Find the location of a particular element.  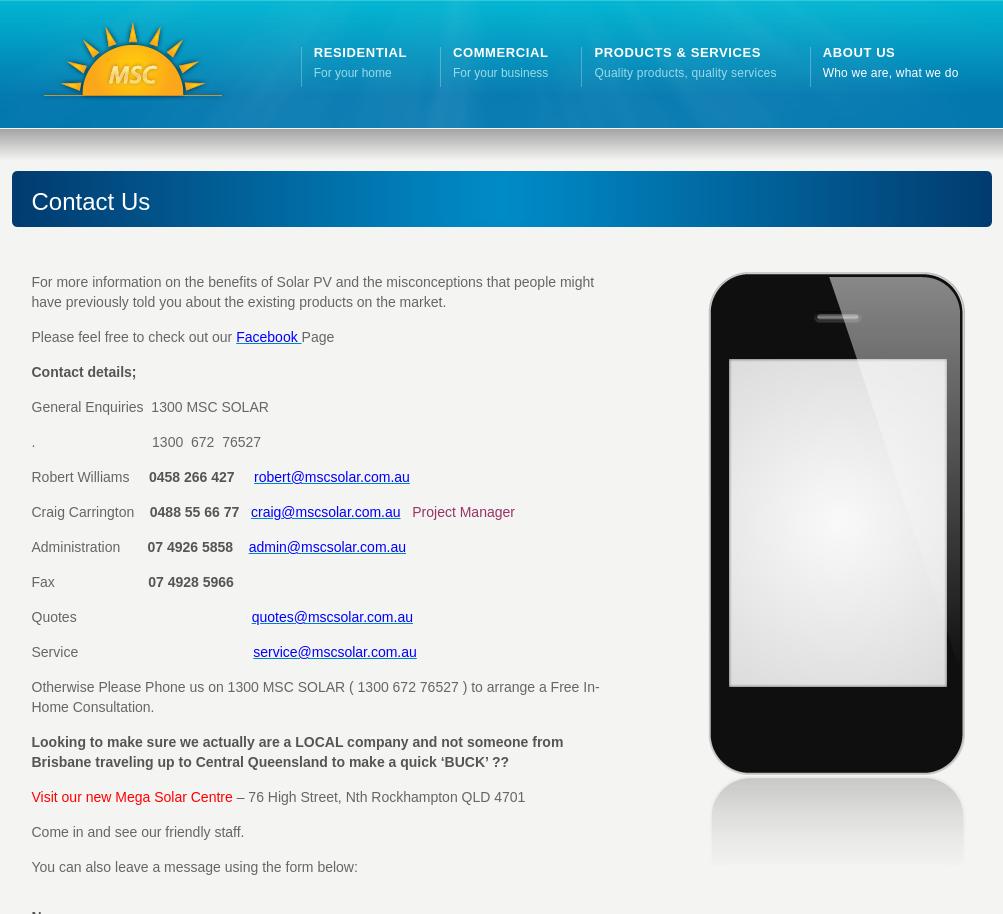

'Contact Us' is located at coordinates (30, 201).